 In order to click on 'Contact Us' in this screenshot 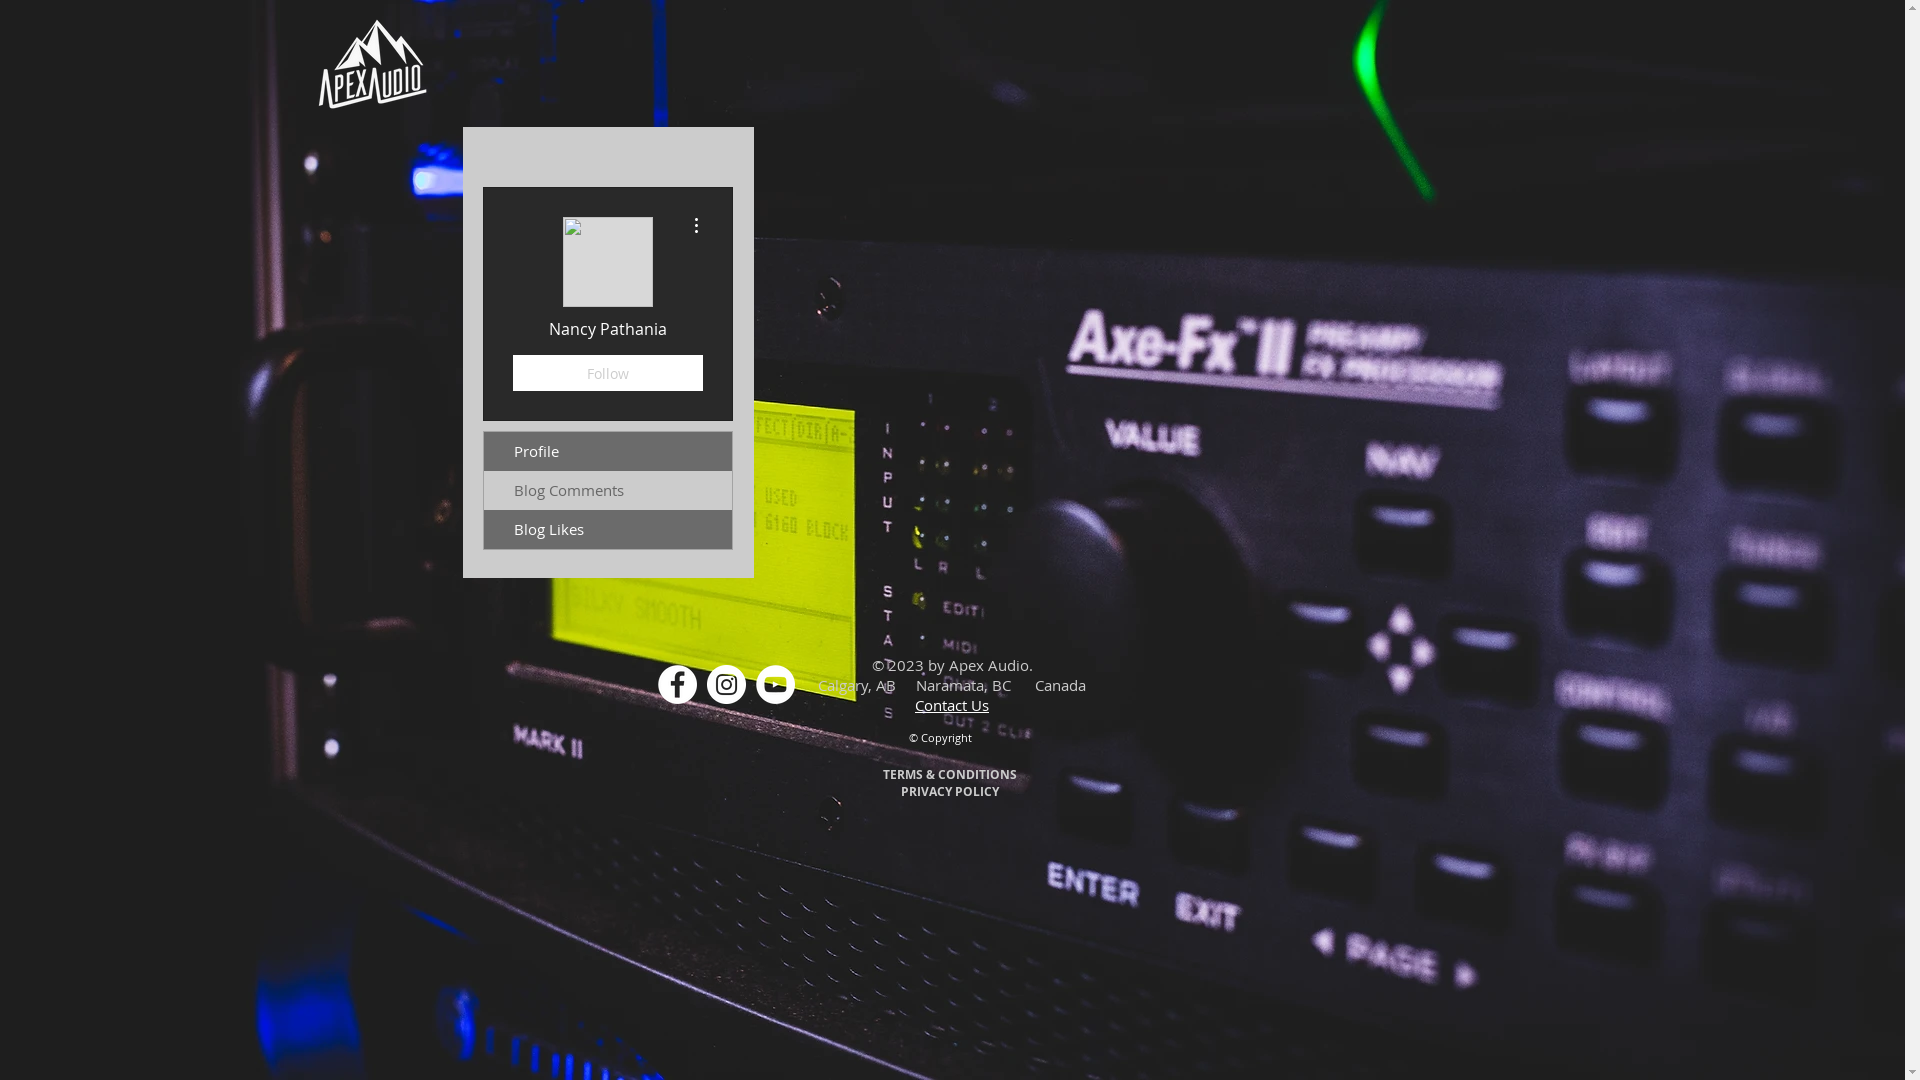, I will do `click(950, 704)`.